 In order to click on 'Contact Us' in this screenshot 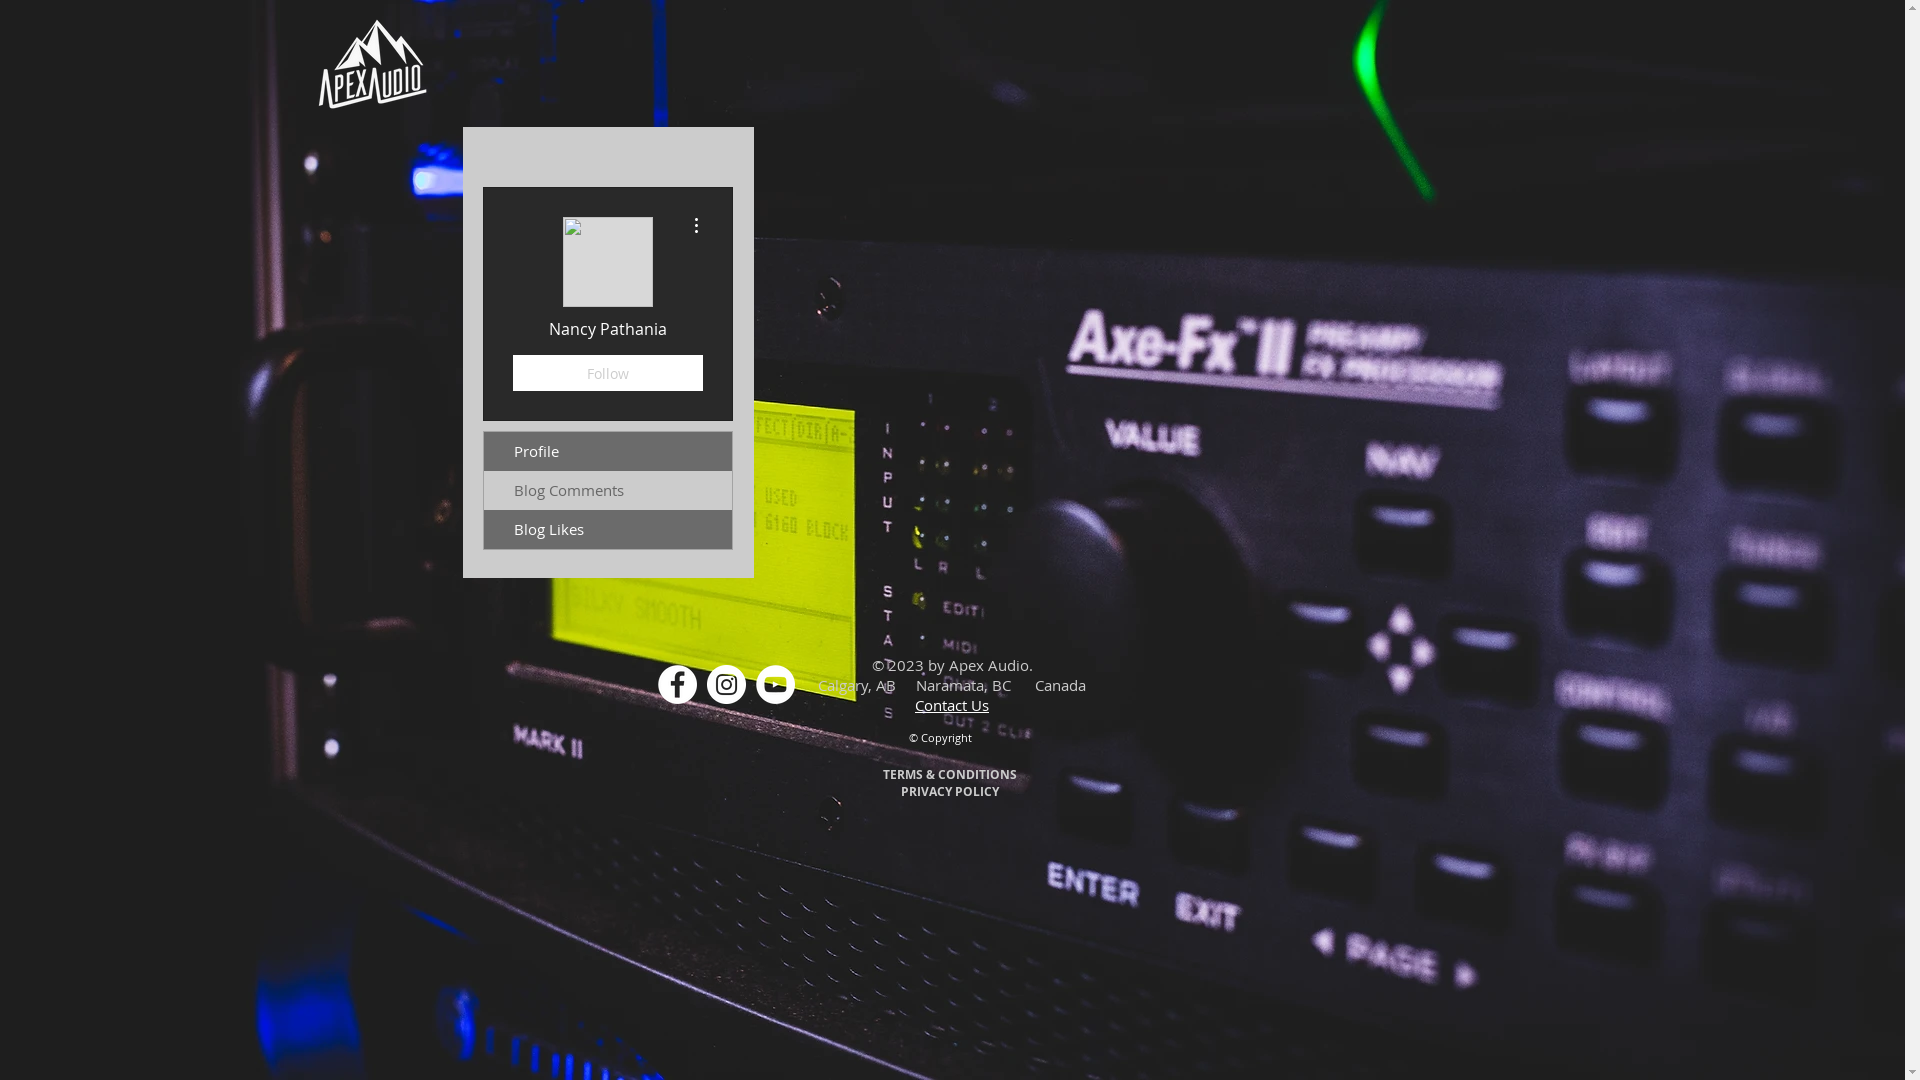, I will do `click(950, 704)`.